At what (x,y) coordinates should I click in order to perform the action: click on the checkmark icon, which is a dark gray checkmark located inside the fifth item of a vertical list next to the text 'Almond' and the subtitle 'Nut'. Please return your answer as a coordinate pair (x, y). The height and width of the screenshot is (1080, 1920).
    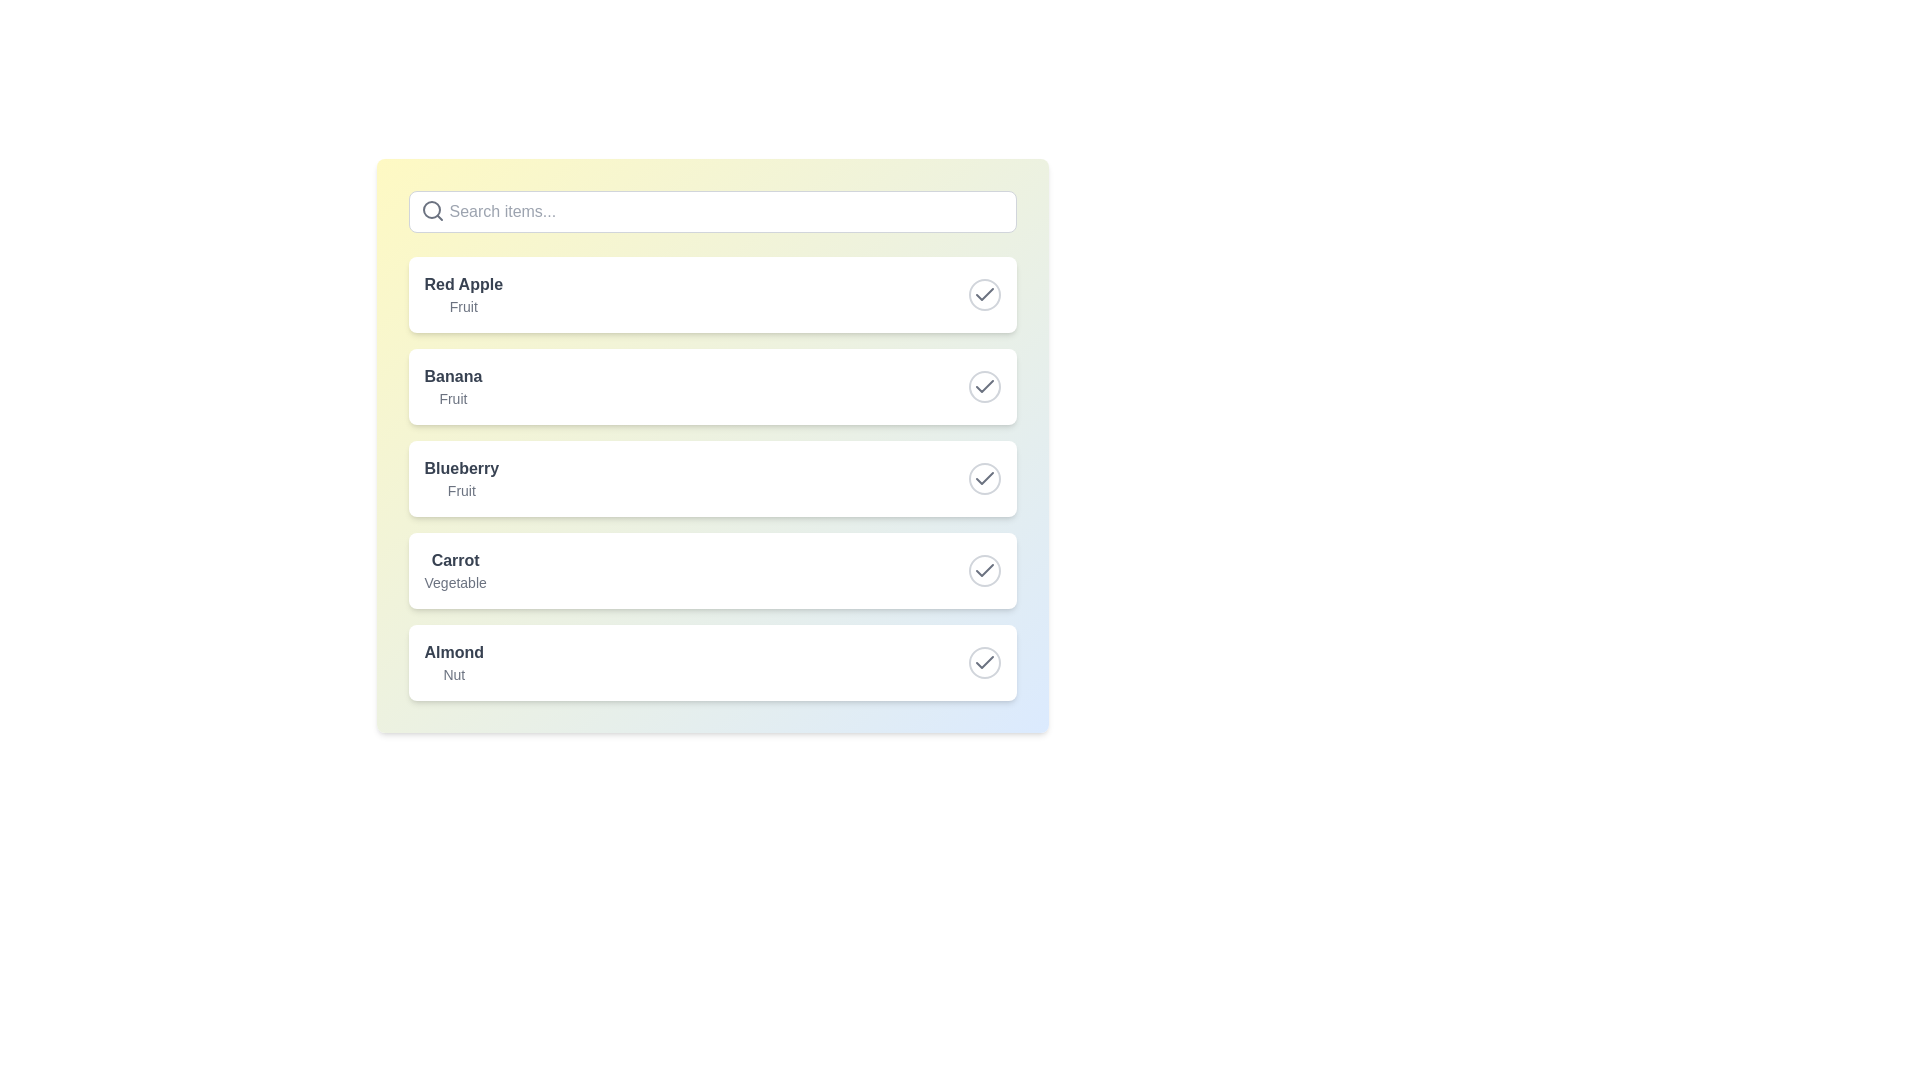
    Looking at the image, I should click on (984, 570).